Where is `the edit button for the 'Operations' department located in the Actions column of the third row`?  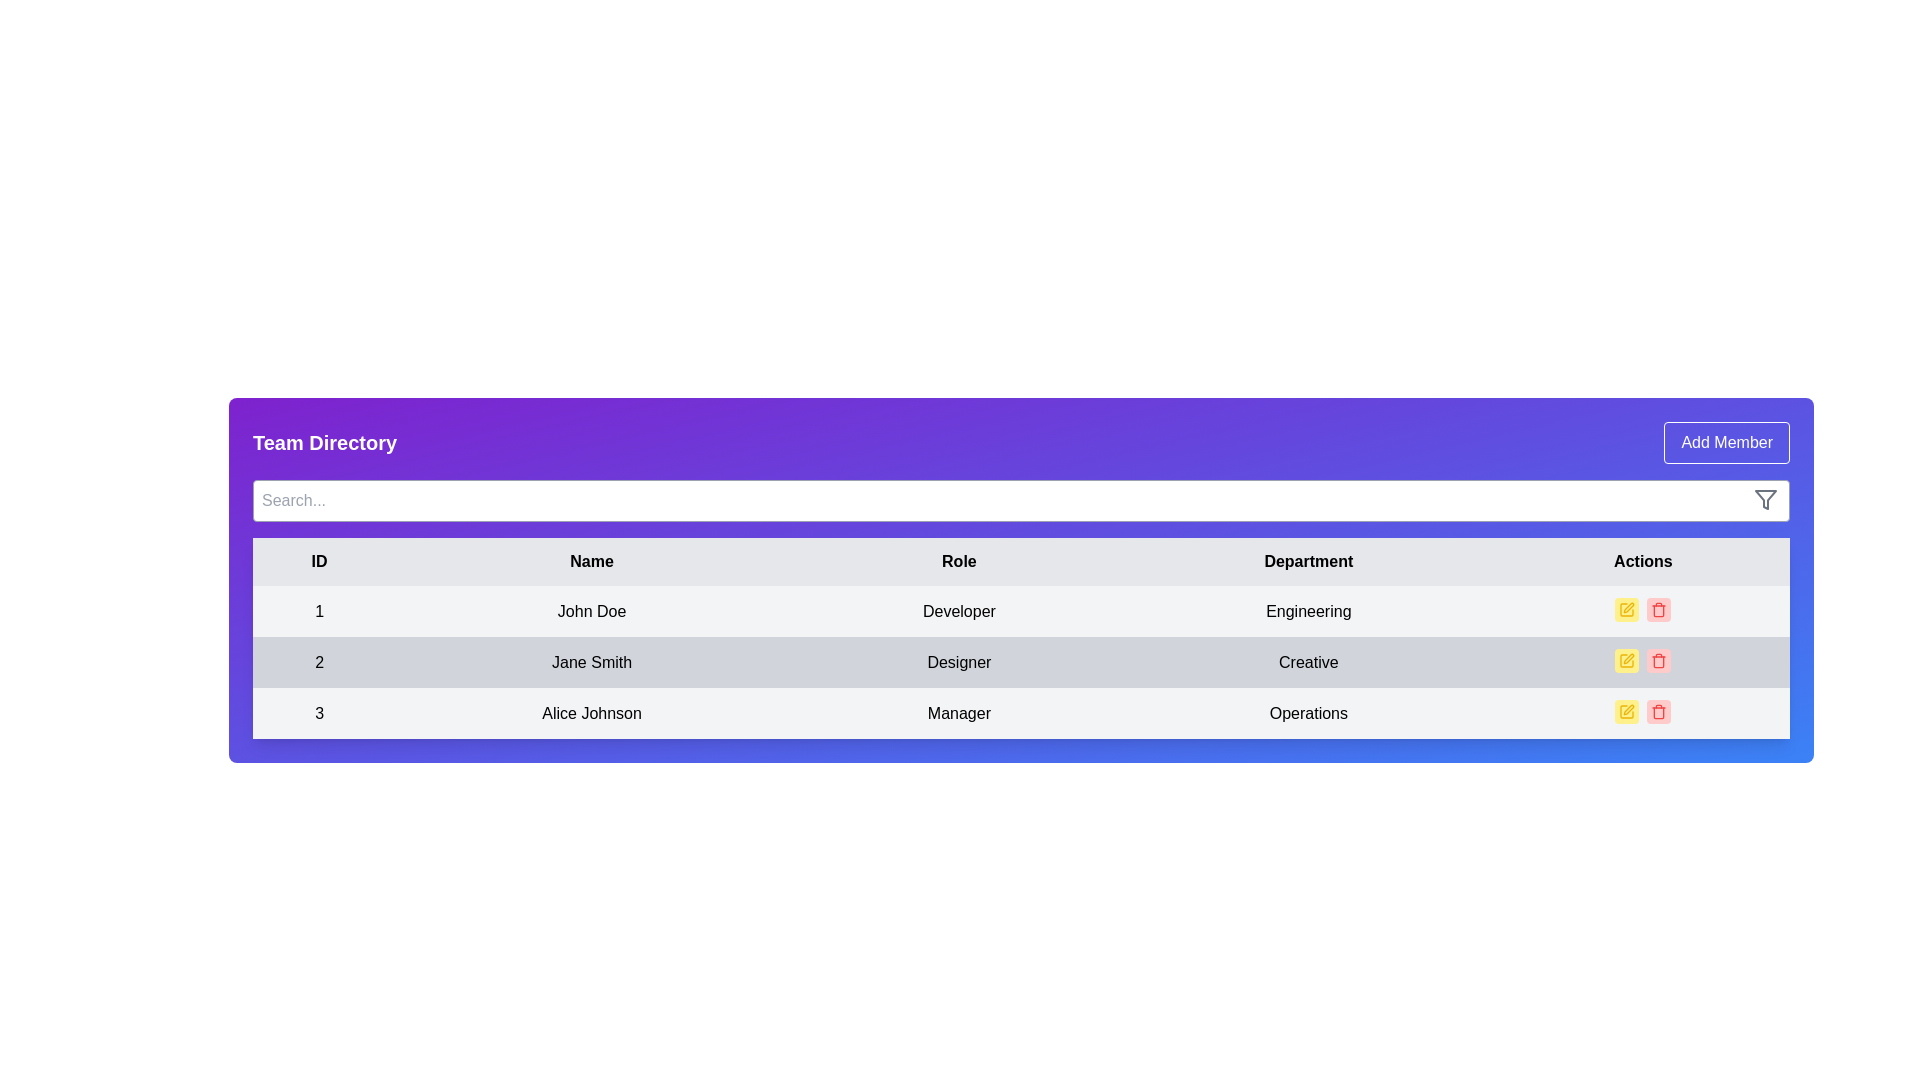 the edit button for the 'Operations' department located in the Actions column of the third row is located at coordinates (1627, 711).